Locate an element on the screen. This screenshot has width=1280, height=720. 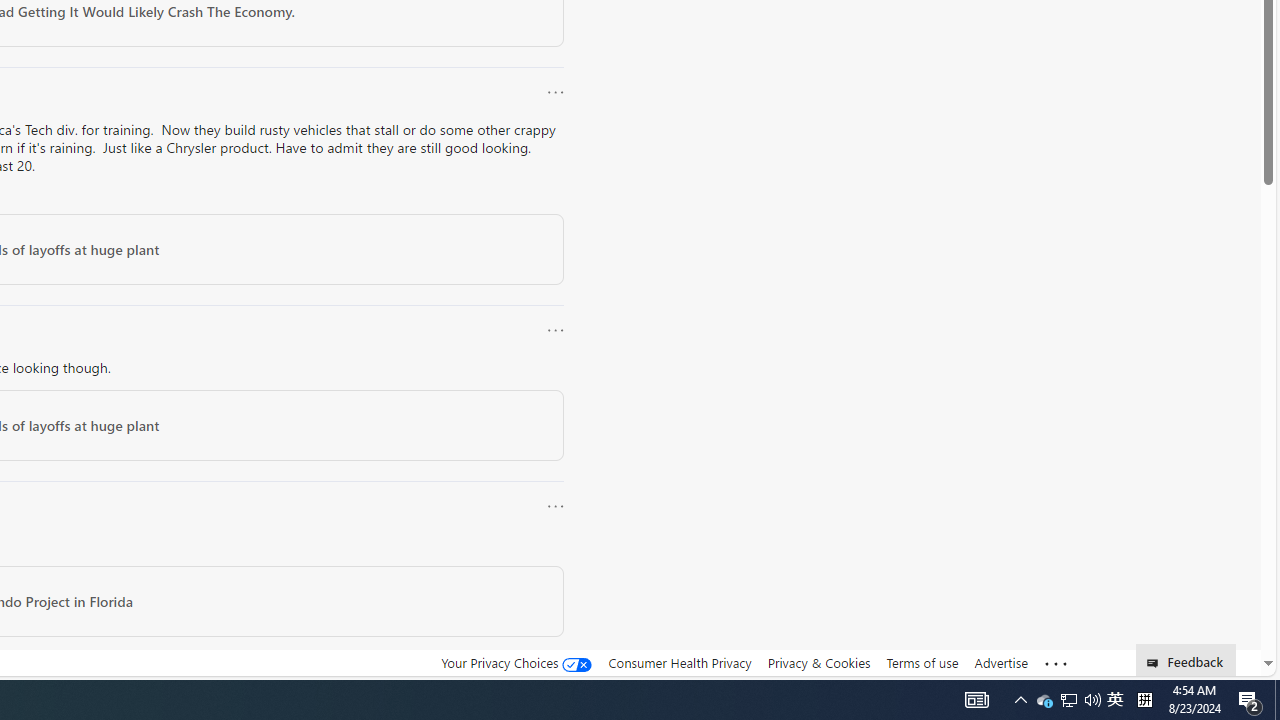
'Class: oneFooter_seeMore-DS-EntryPoint1-1' is located at coordinates (1055, 663).